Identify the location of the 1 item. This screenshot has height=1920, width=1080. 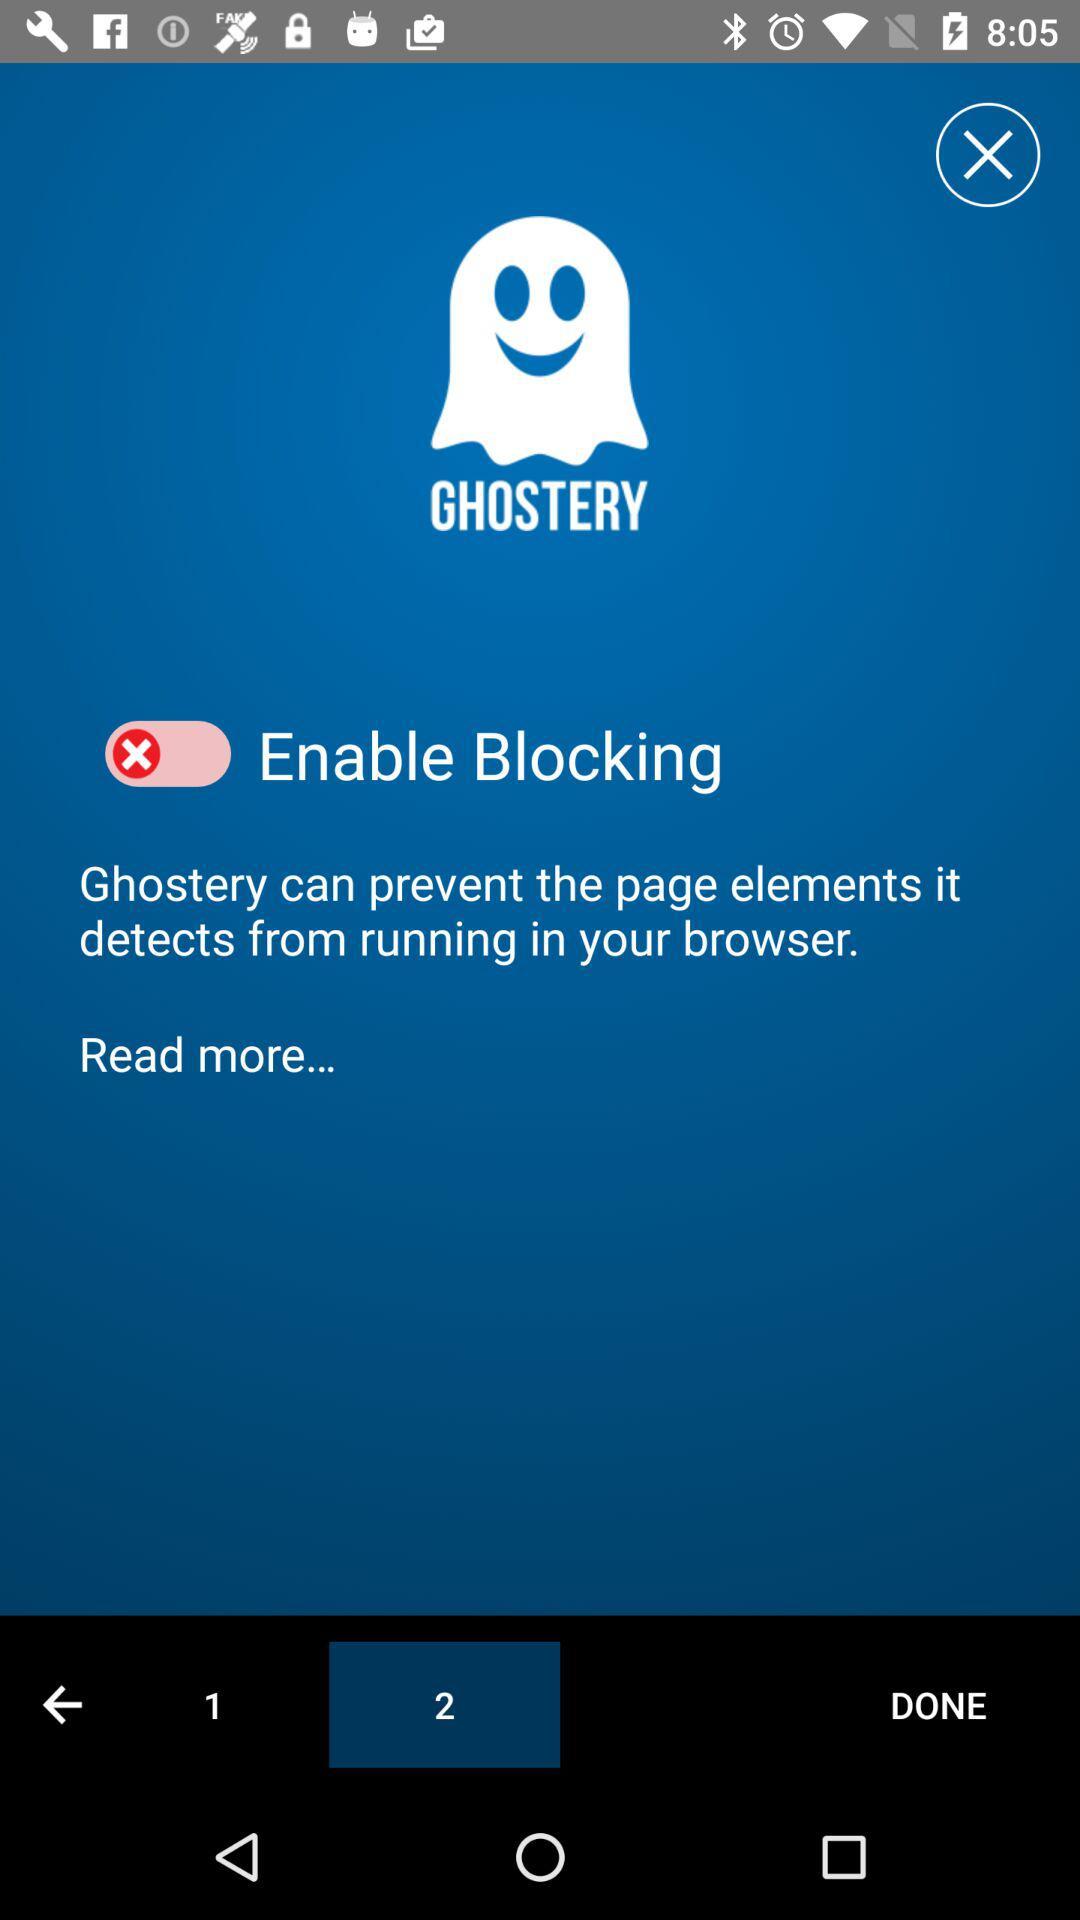
(213, 1703).